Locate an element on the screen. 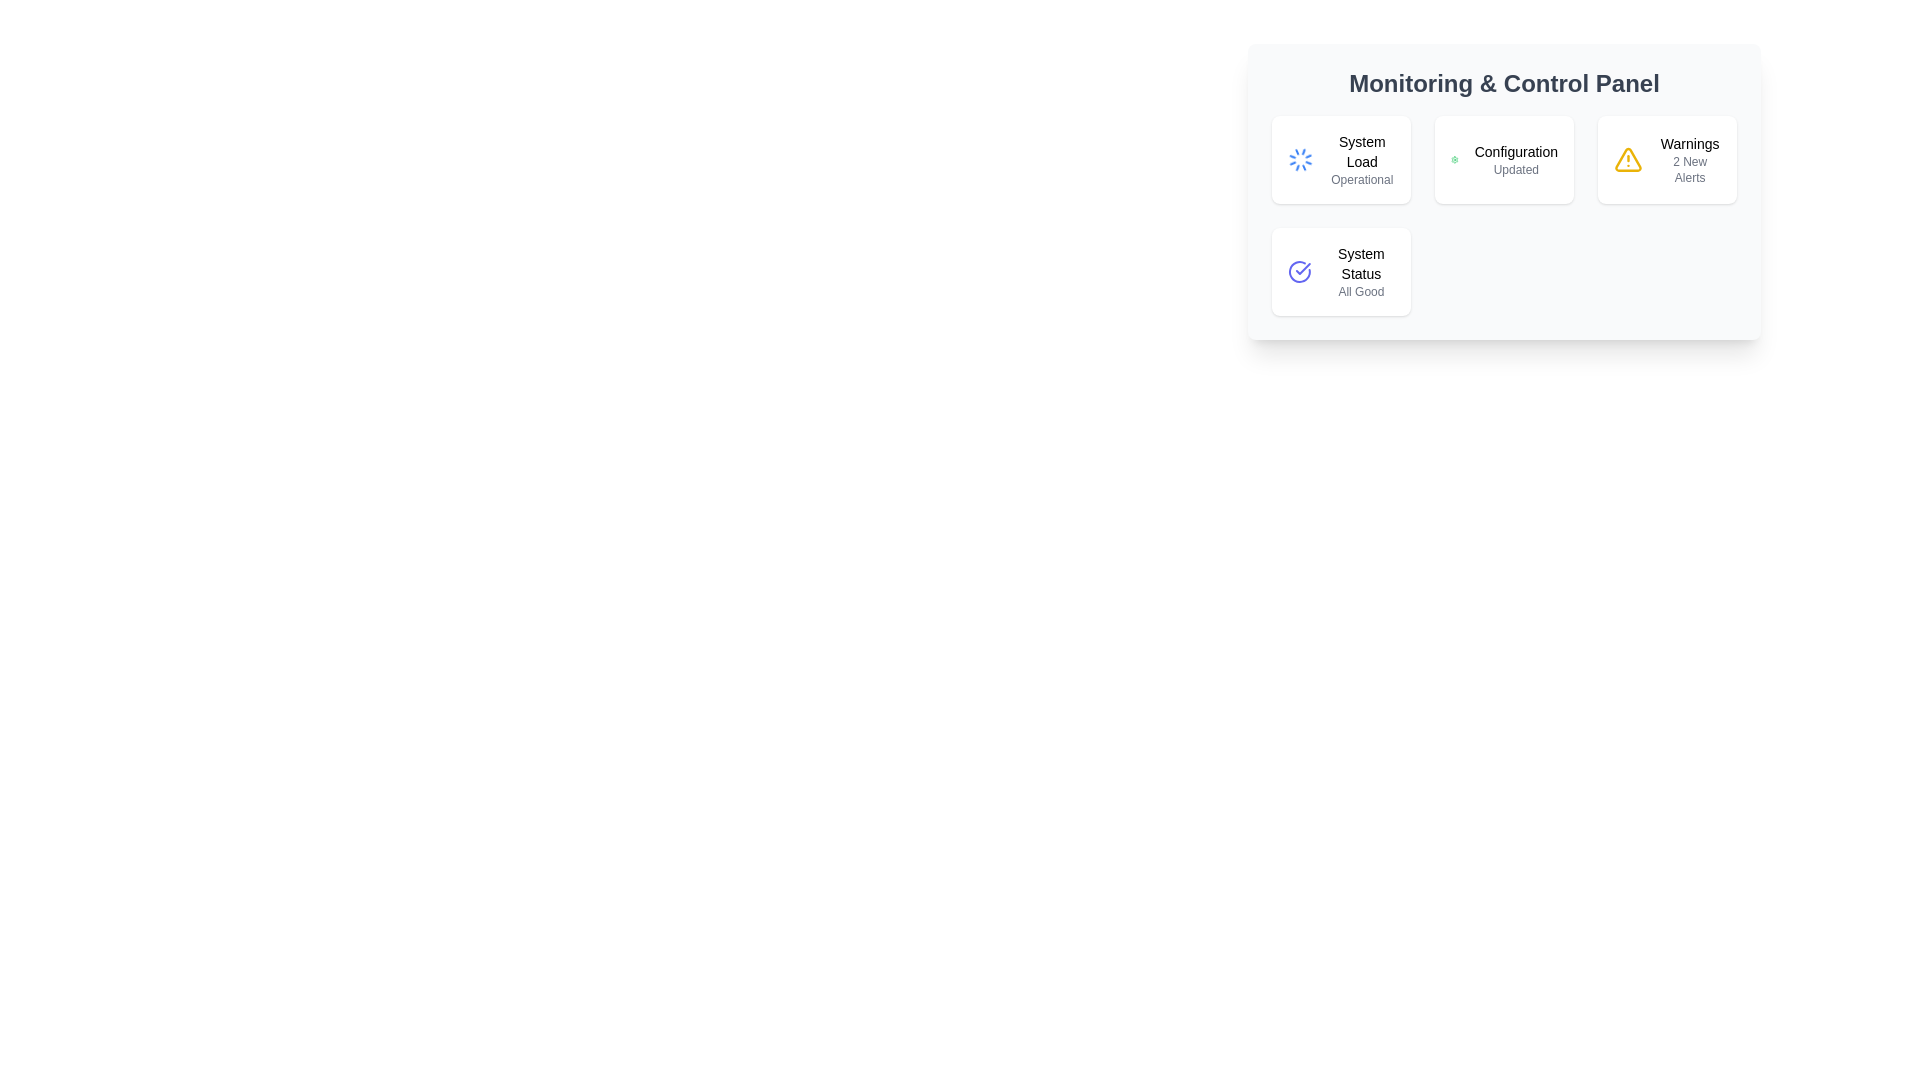  the Text label located at the top of the central card in the 'Monitoring & Control Panel' interface, above the 'Updated' label is located at coordinates (1516, 150).